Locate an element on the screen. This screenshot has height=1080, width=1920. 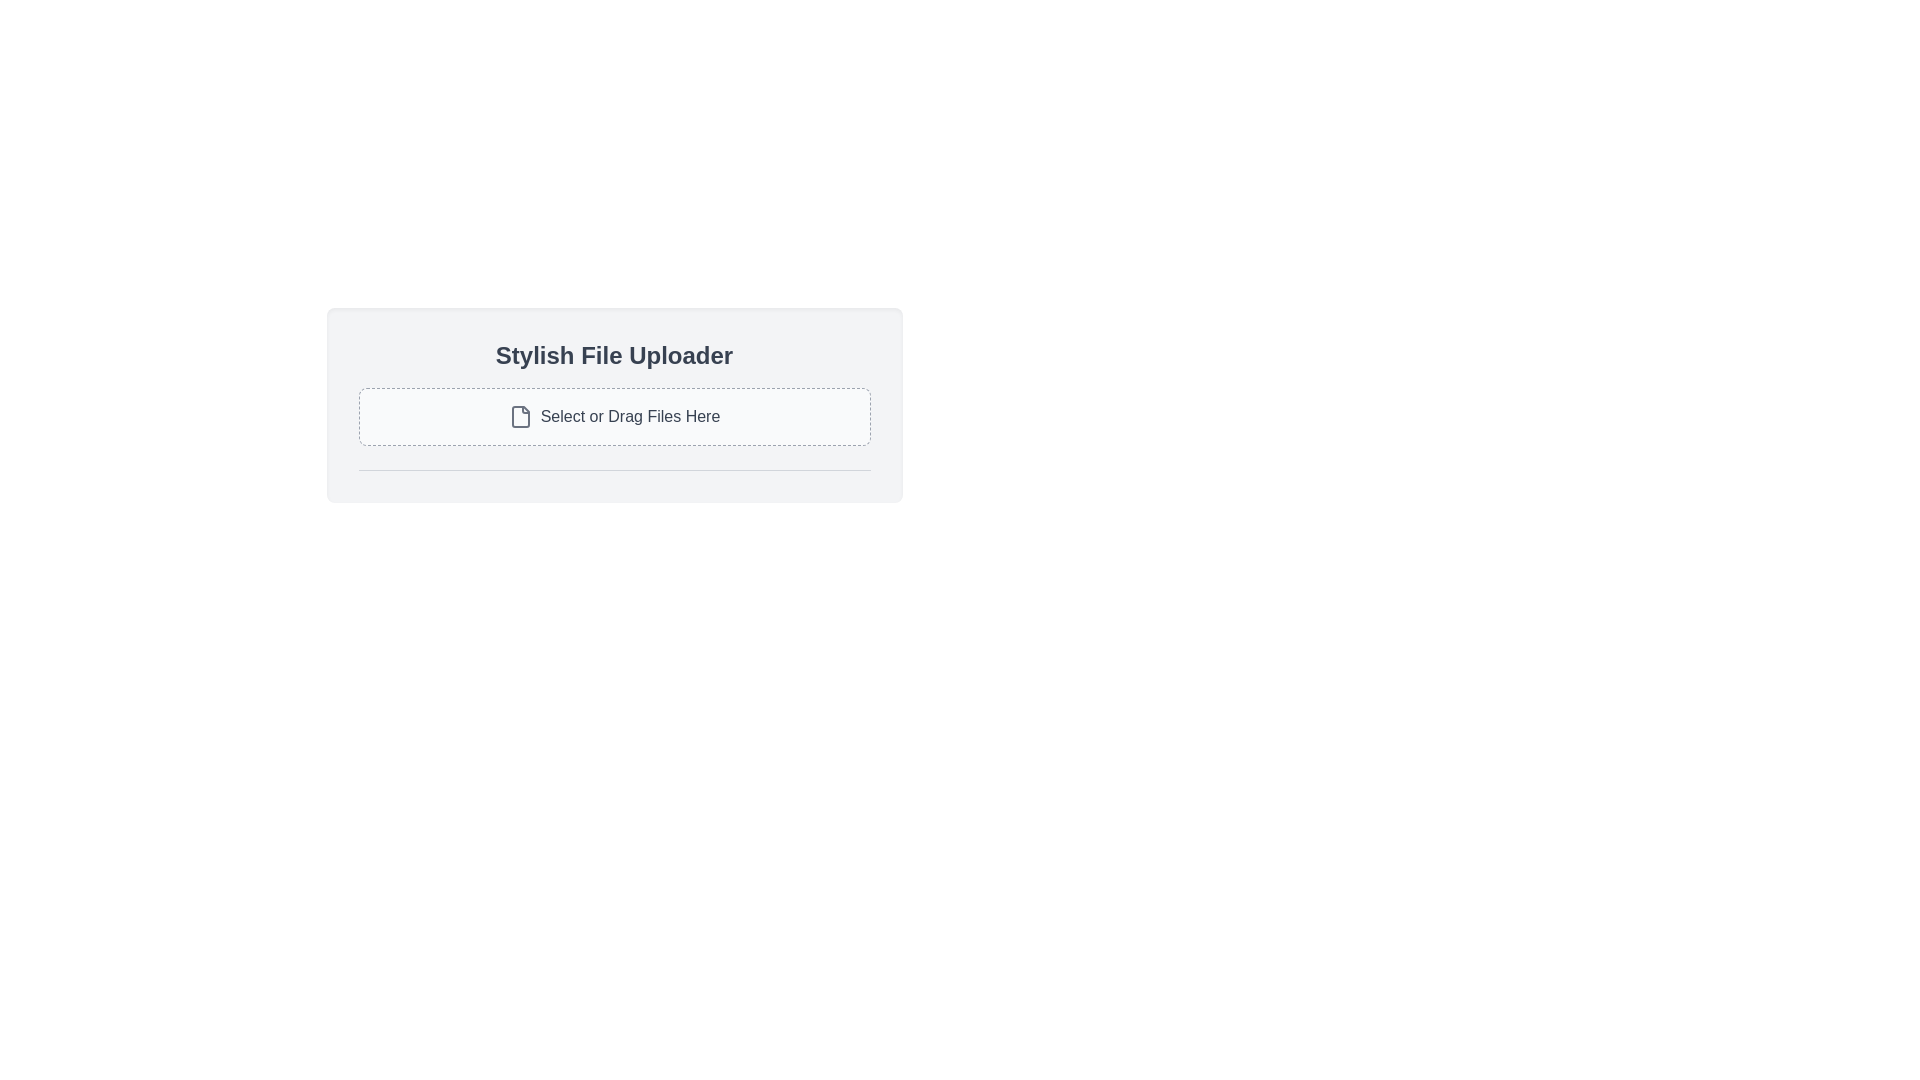
the file upload area located in the center of the interface, positioned below the 'Stylish File Uploader' text and above a horizontal line is located at coordinates (613, 415).